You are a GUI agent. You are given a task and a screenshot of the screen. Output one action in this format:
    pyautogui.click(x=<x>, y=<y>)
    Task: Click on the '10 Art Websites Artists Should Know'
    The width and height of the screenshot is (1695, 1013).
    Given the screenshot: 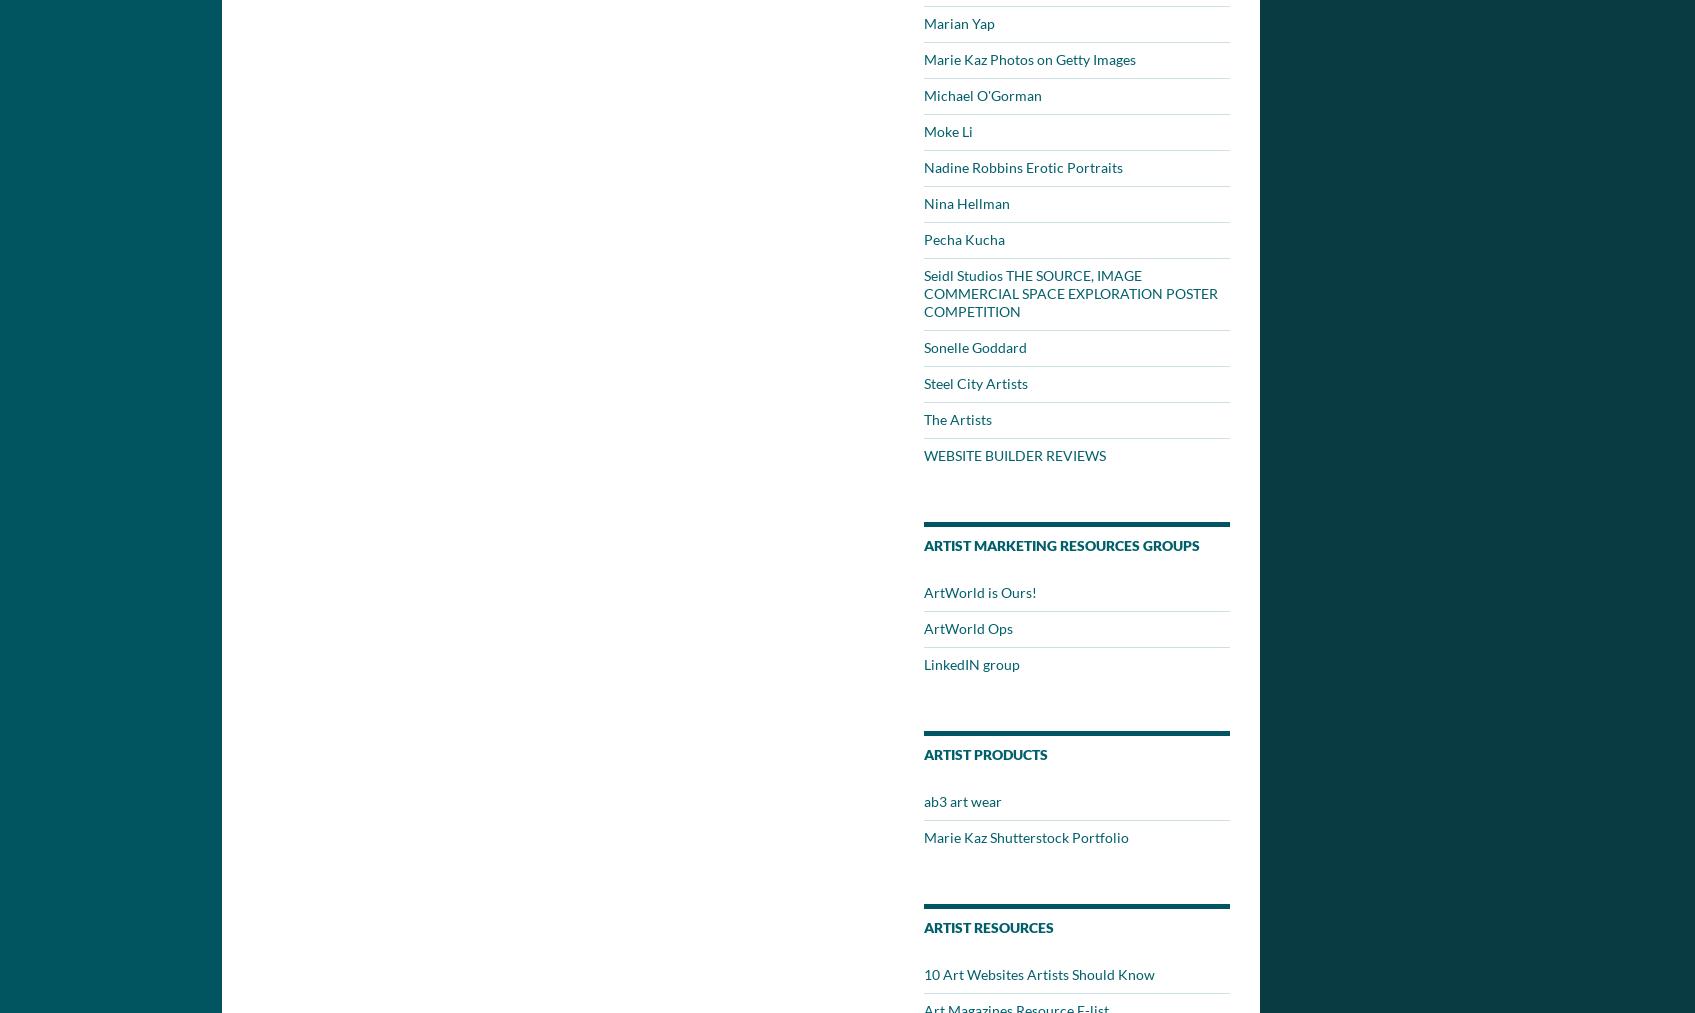 What is the action you would take?
    pyautogui.click(x=1038, y=974)
    